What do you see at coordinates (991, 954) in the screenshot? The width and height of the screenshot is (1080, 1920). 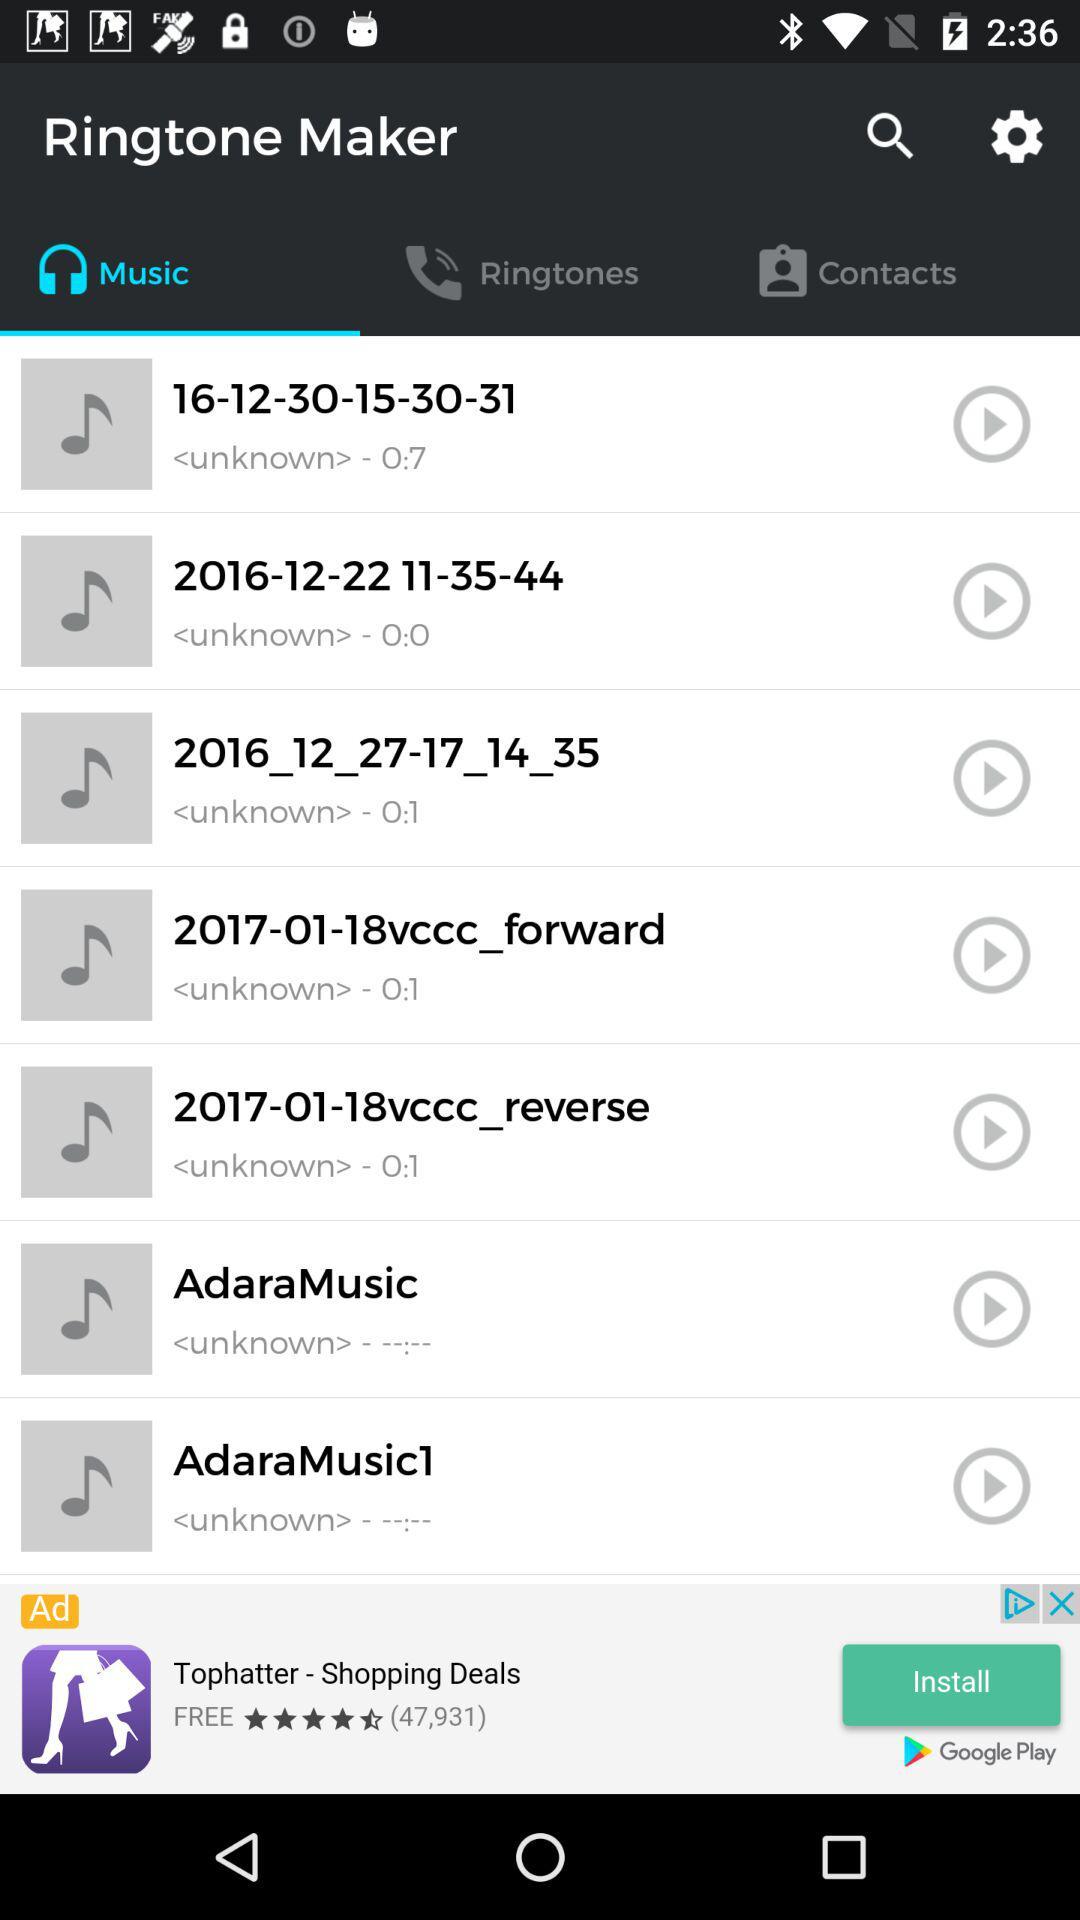 I see `play song` at bounding box center [991, 954].